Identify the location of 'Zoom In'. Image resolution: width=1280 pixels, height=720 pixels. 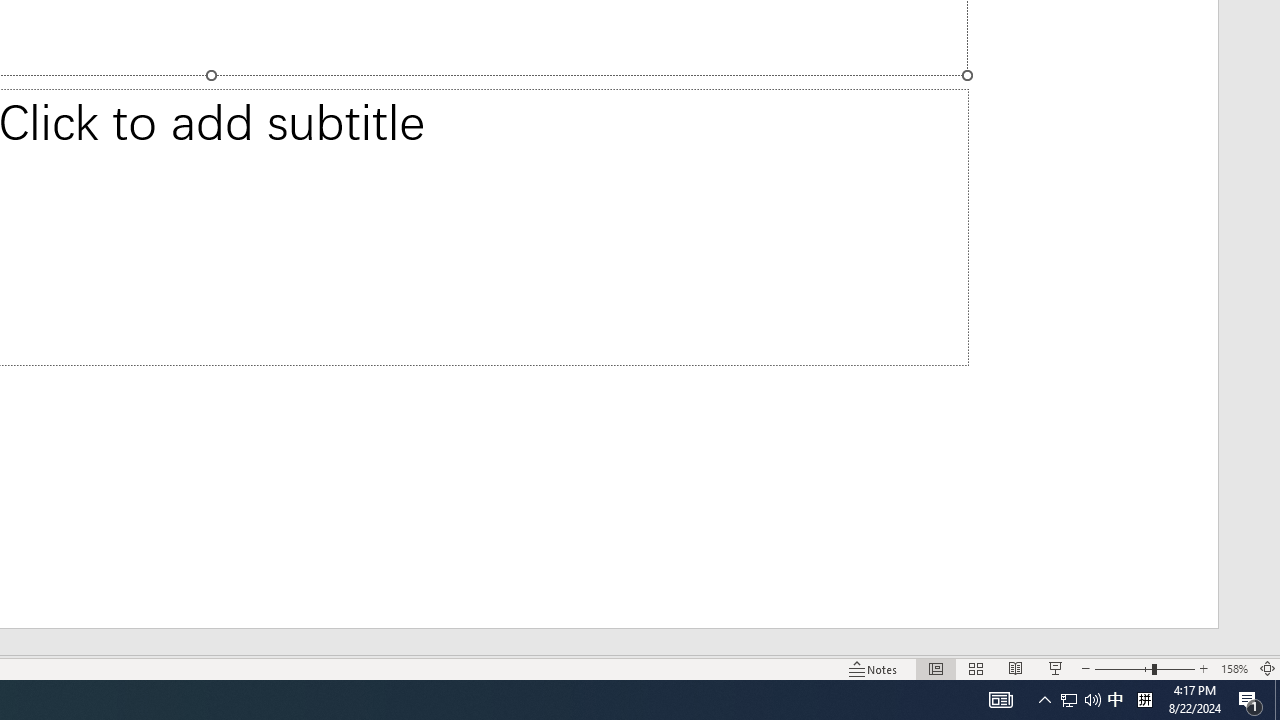
(1203, 669).